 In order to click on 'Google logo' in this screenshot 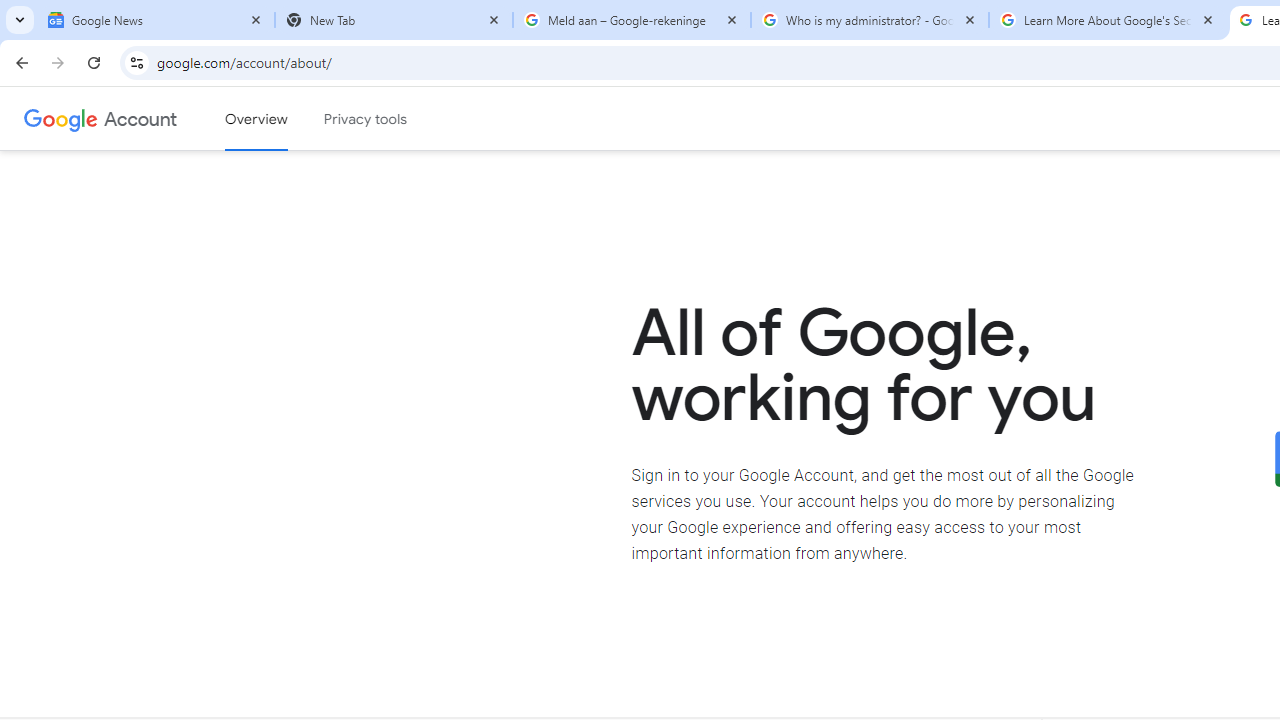, I will do `click(61, 118)`.